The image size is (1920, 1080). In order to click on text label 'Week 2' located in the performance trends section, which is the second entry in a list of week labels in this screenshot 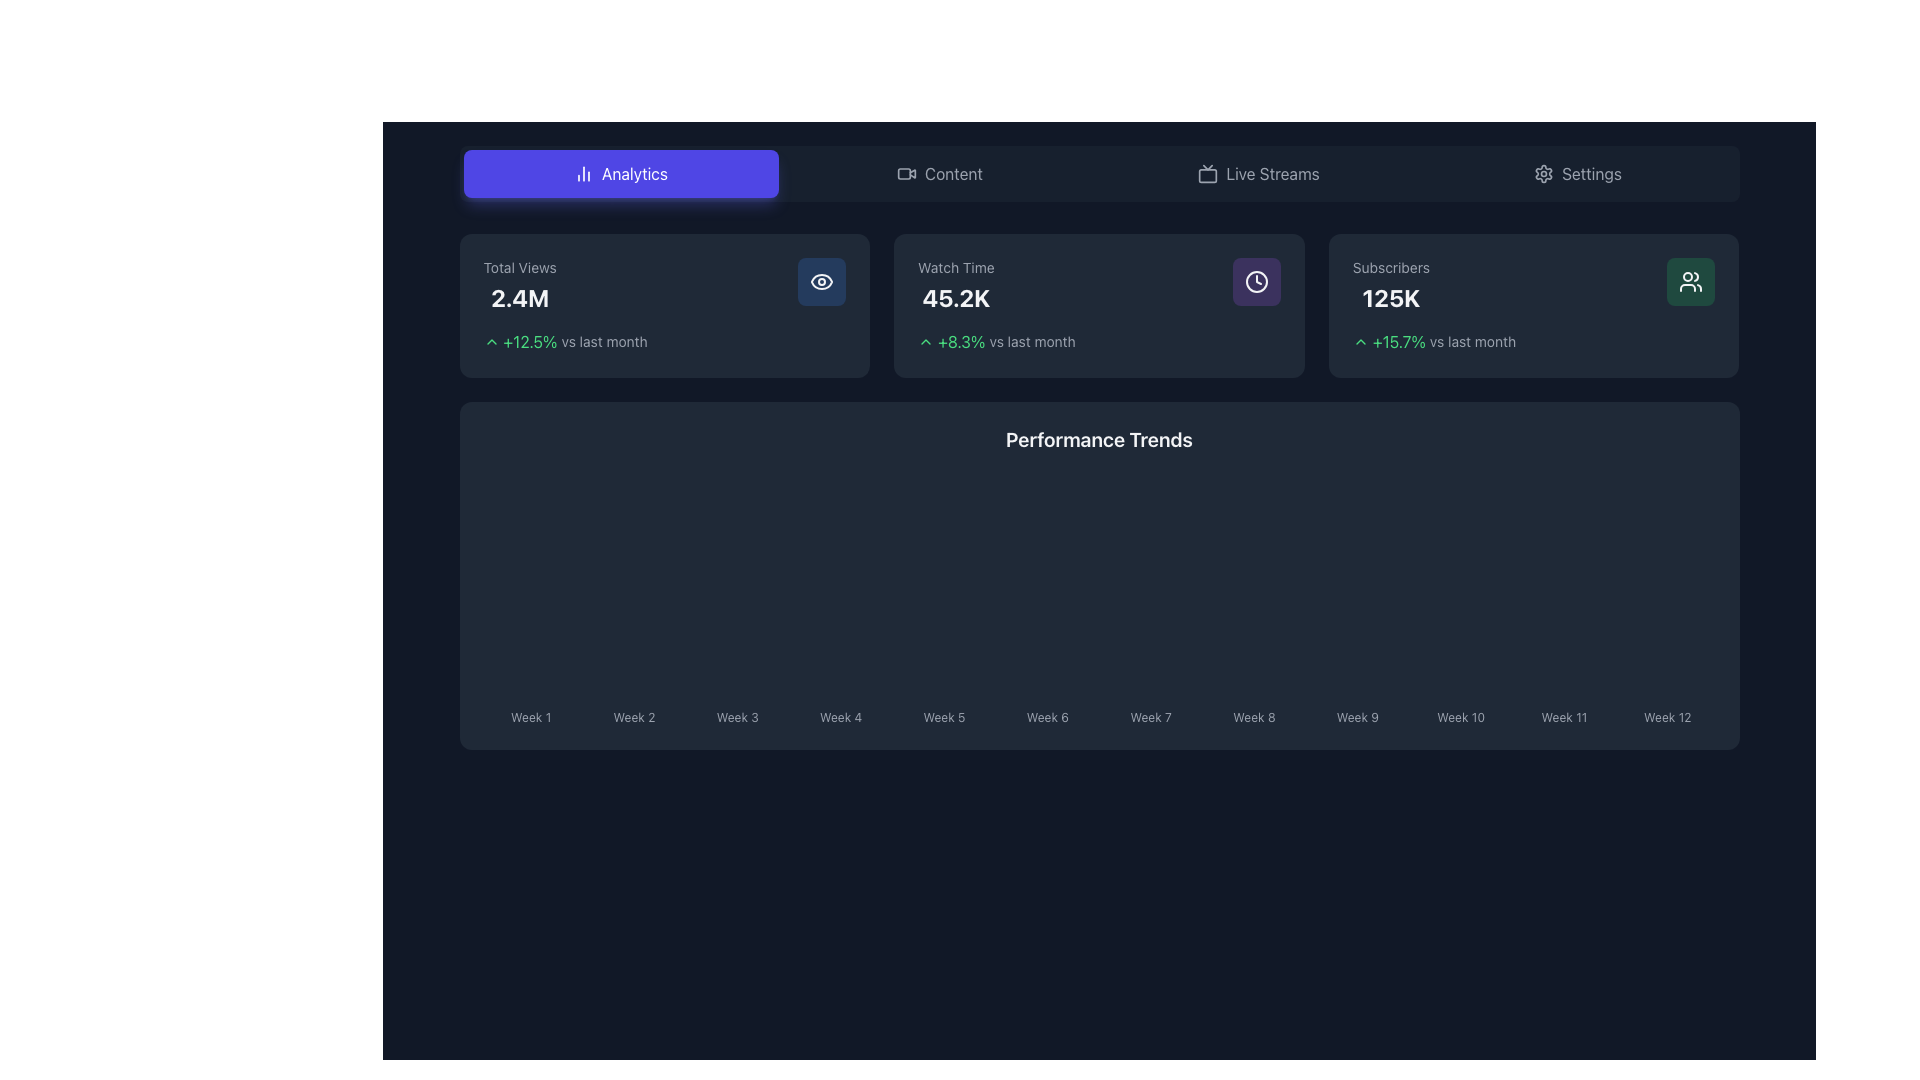, I will do `click(633, 716)`.